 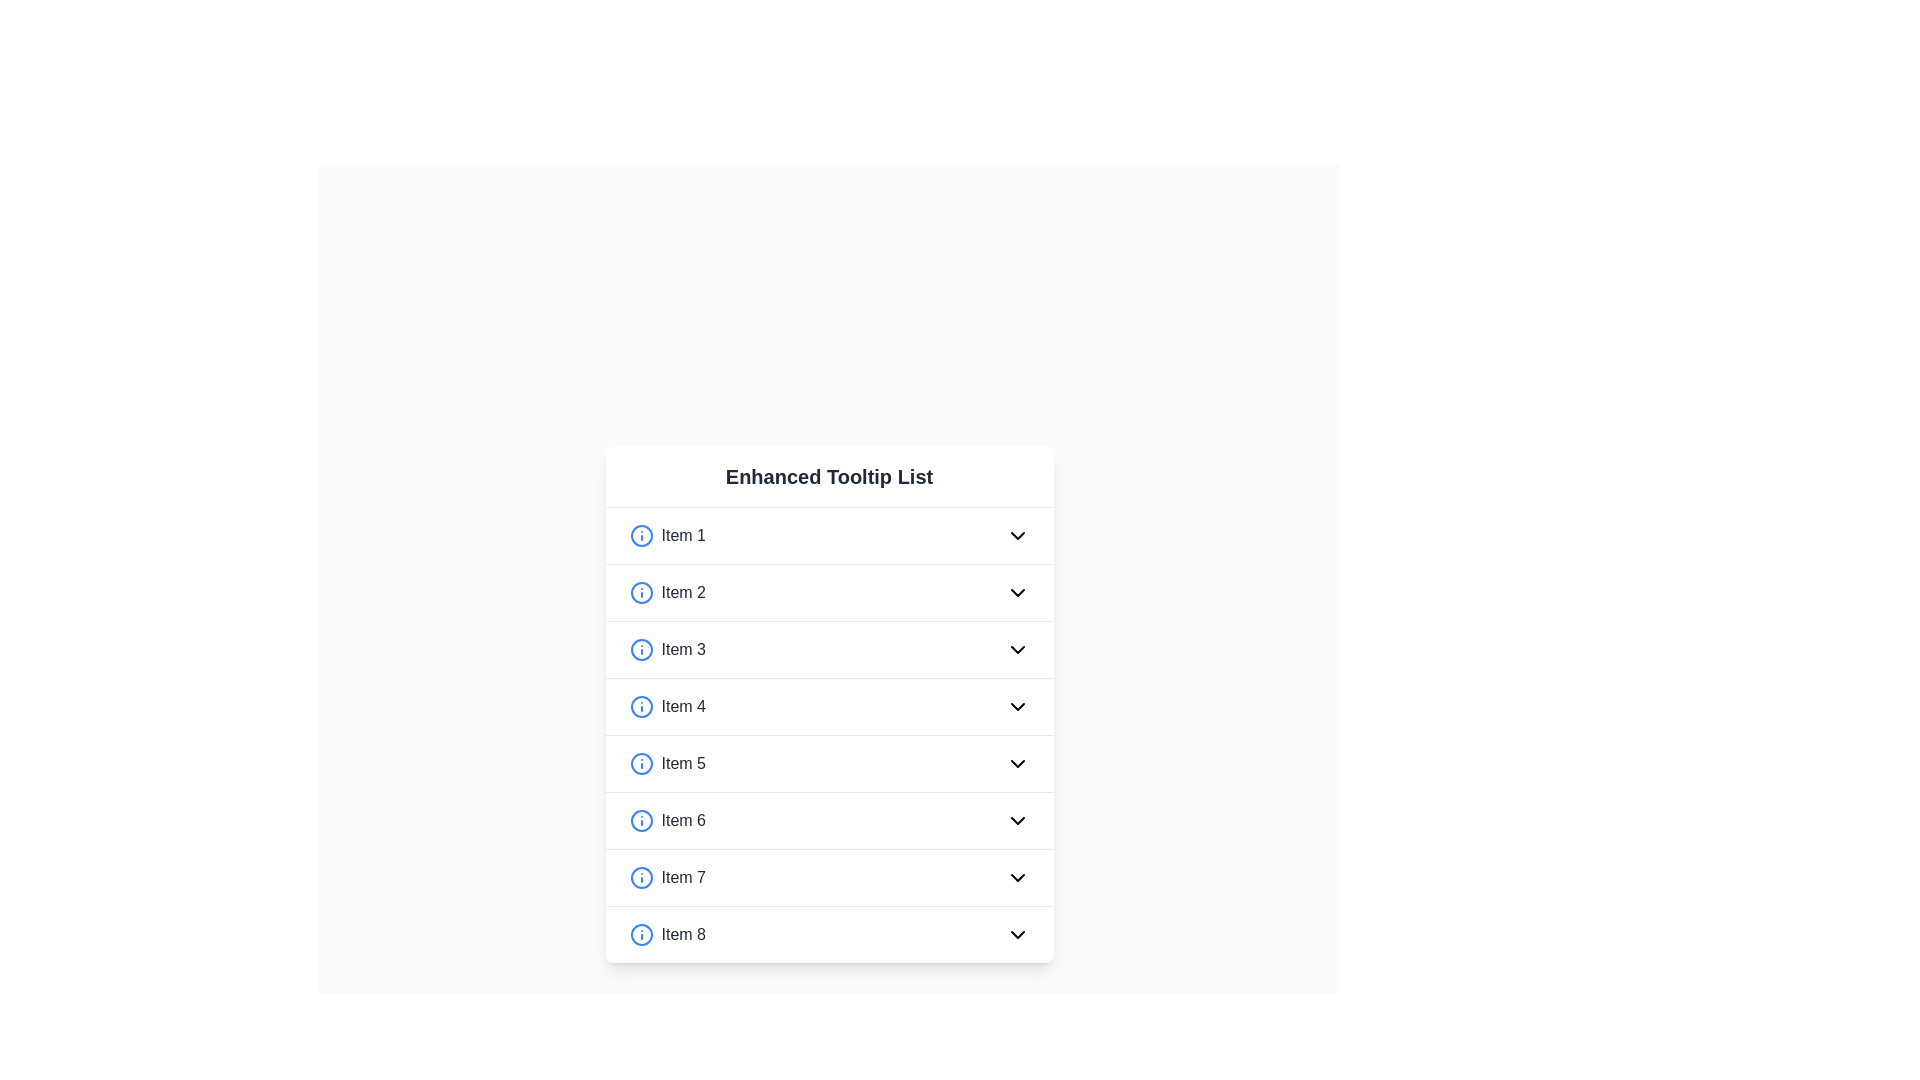 I want to click on the horizontal layout element containing the circular blue 'info' icon on the left and the text 'Item 8' in a bold, dark gray font on the right, which is positioned at the bottom of a vertical list in the 'Enhanced Tooltip List' card component, so click(x=667, y=934).